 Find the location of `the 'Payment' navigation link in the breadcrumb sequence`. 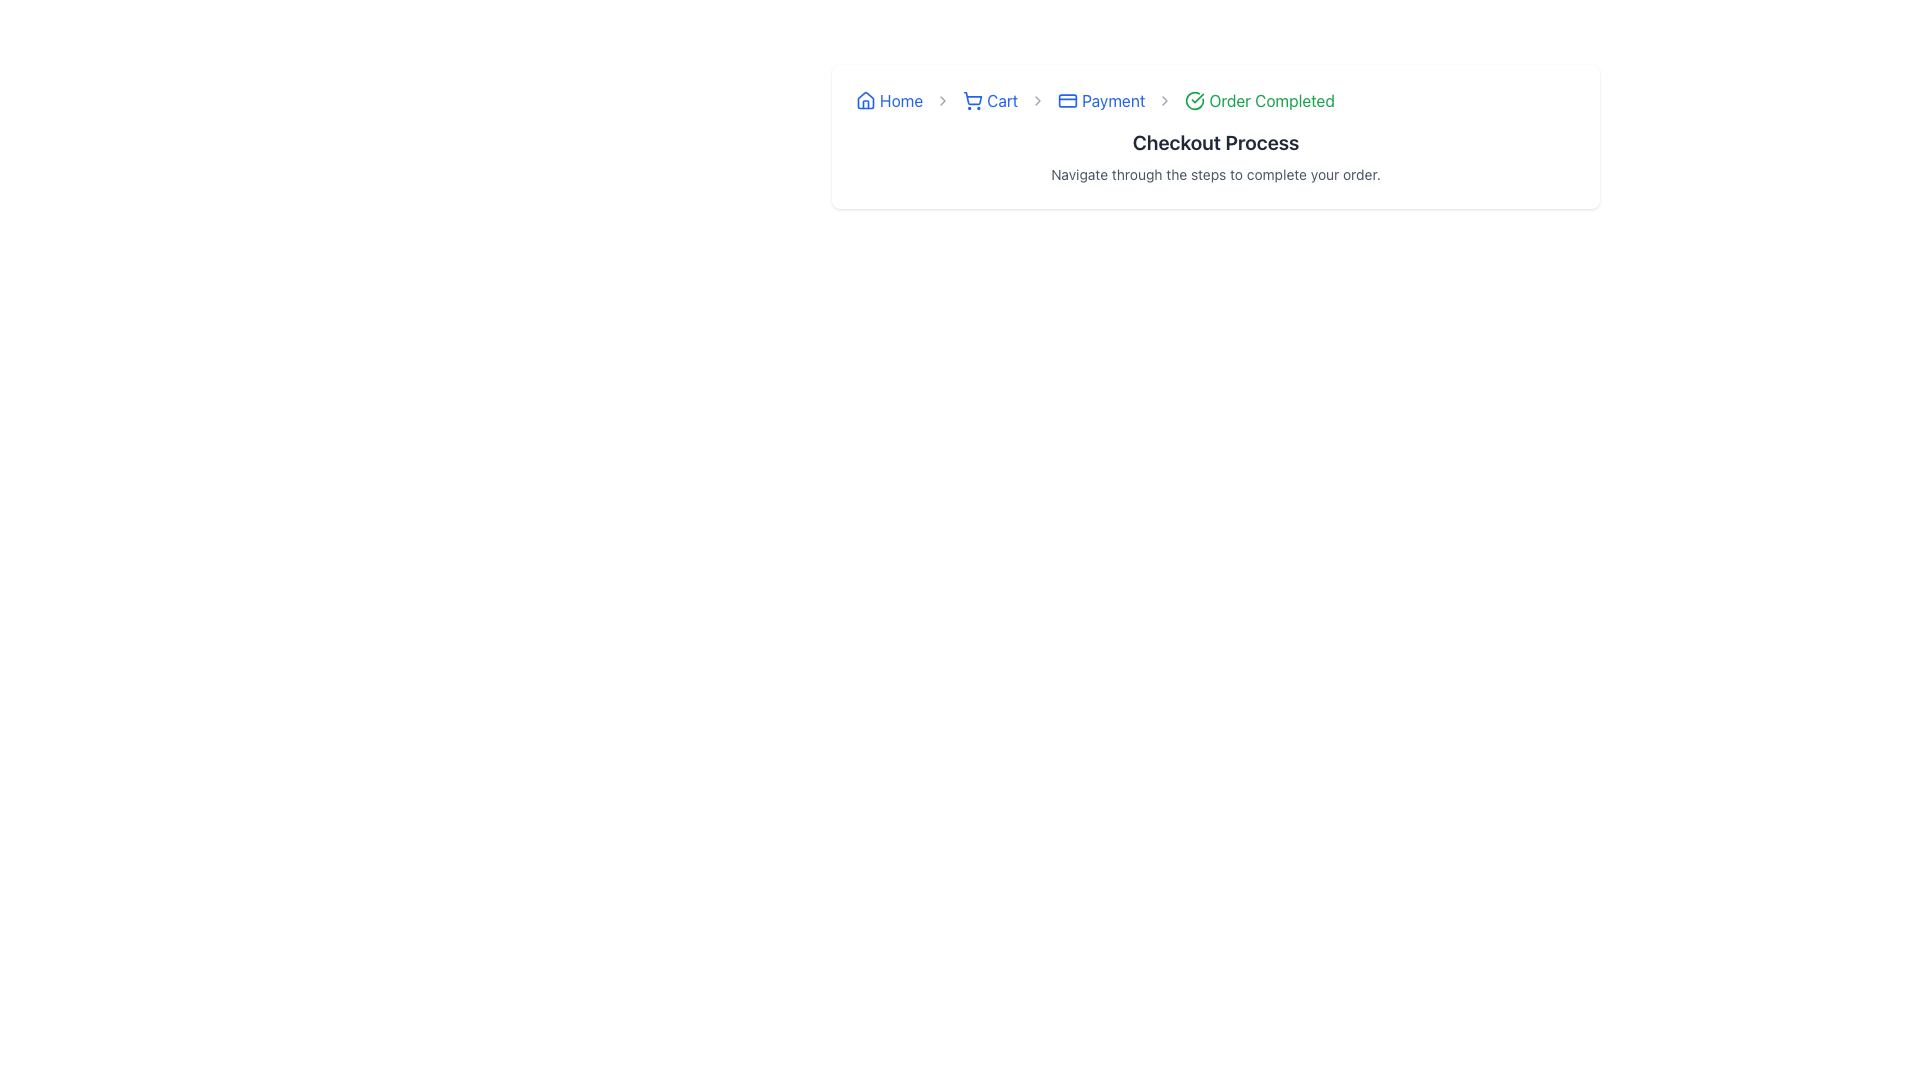

the 'Payment' navigation link in the breadcrumb sequence is located at coordinates (1100, 100).